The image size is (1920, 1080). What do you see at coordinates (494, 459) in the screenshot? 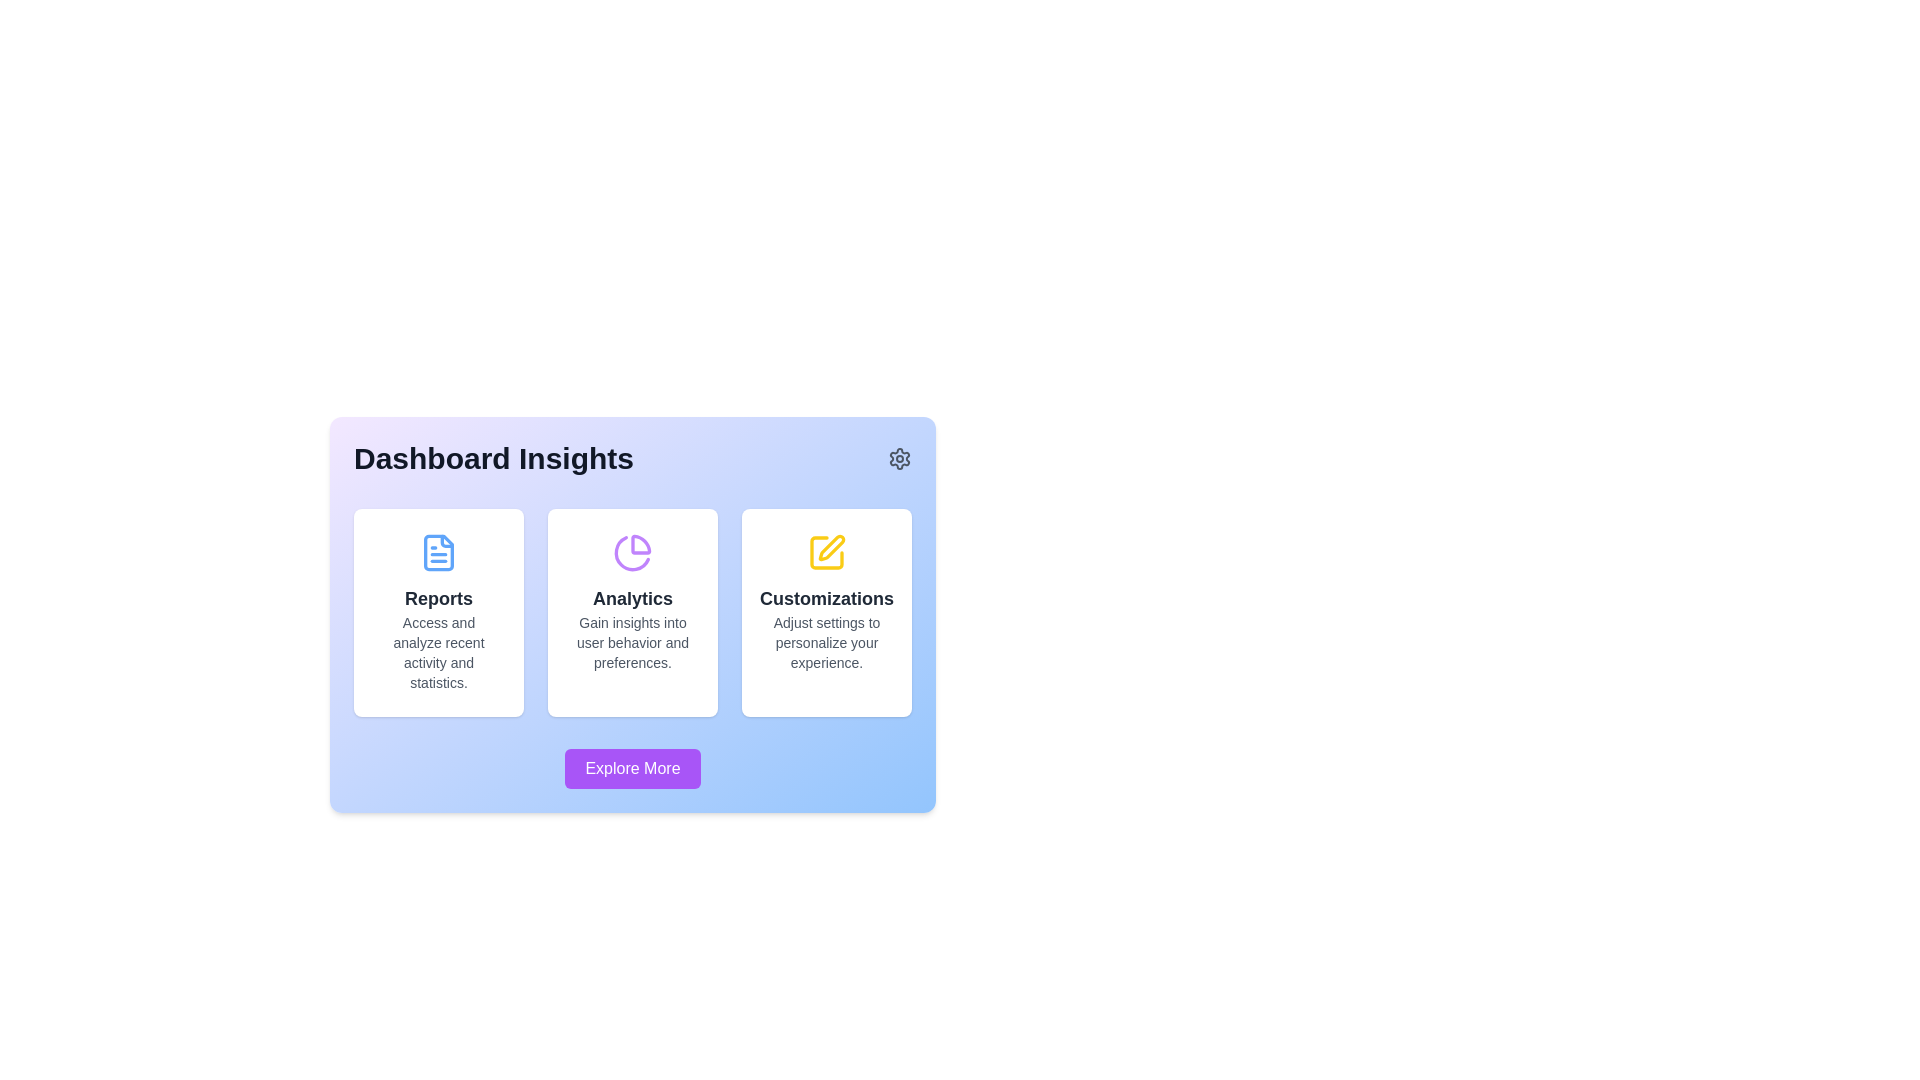
I see `the Text header located at the top-left corner of the dashboard section, which indicates the content or purpose of this section` at bounding box center [494, 459].